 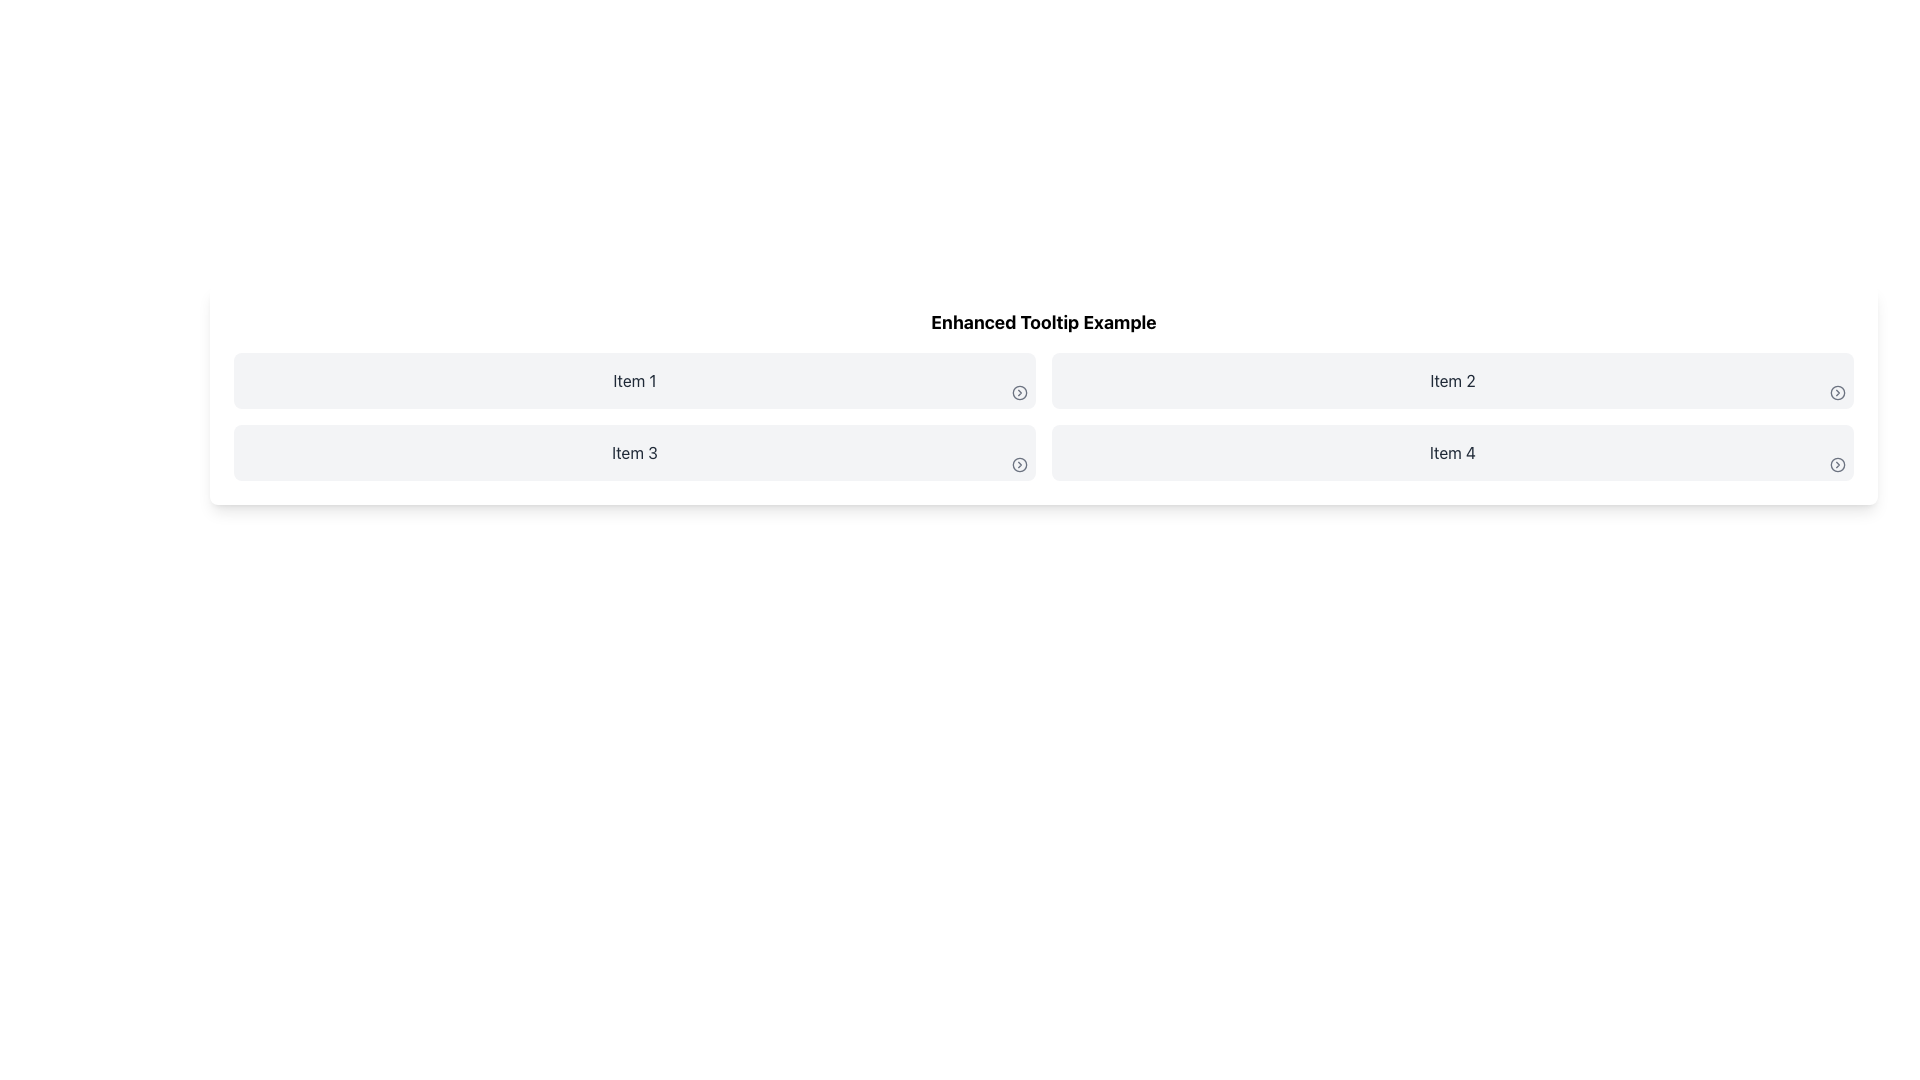 I want to click on the static label displaying 'Item 2', which is the second item in a horizontal list at the top row, so click(x=1453, y=381).